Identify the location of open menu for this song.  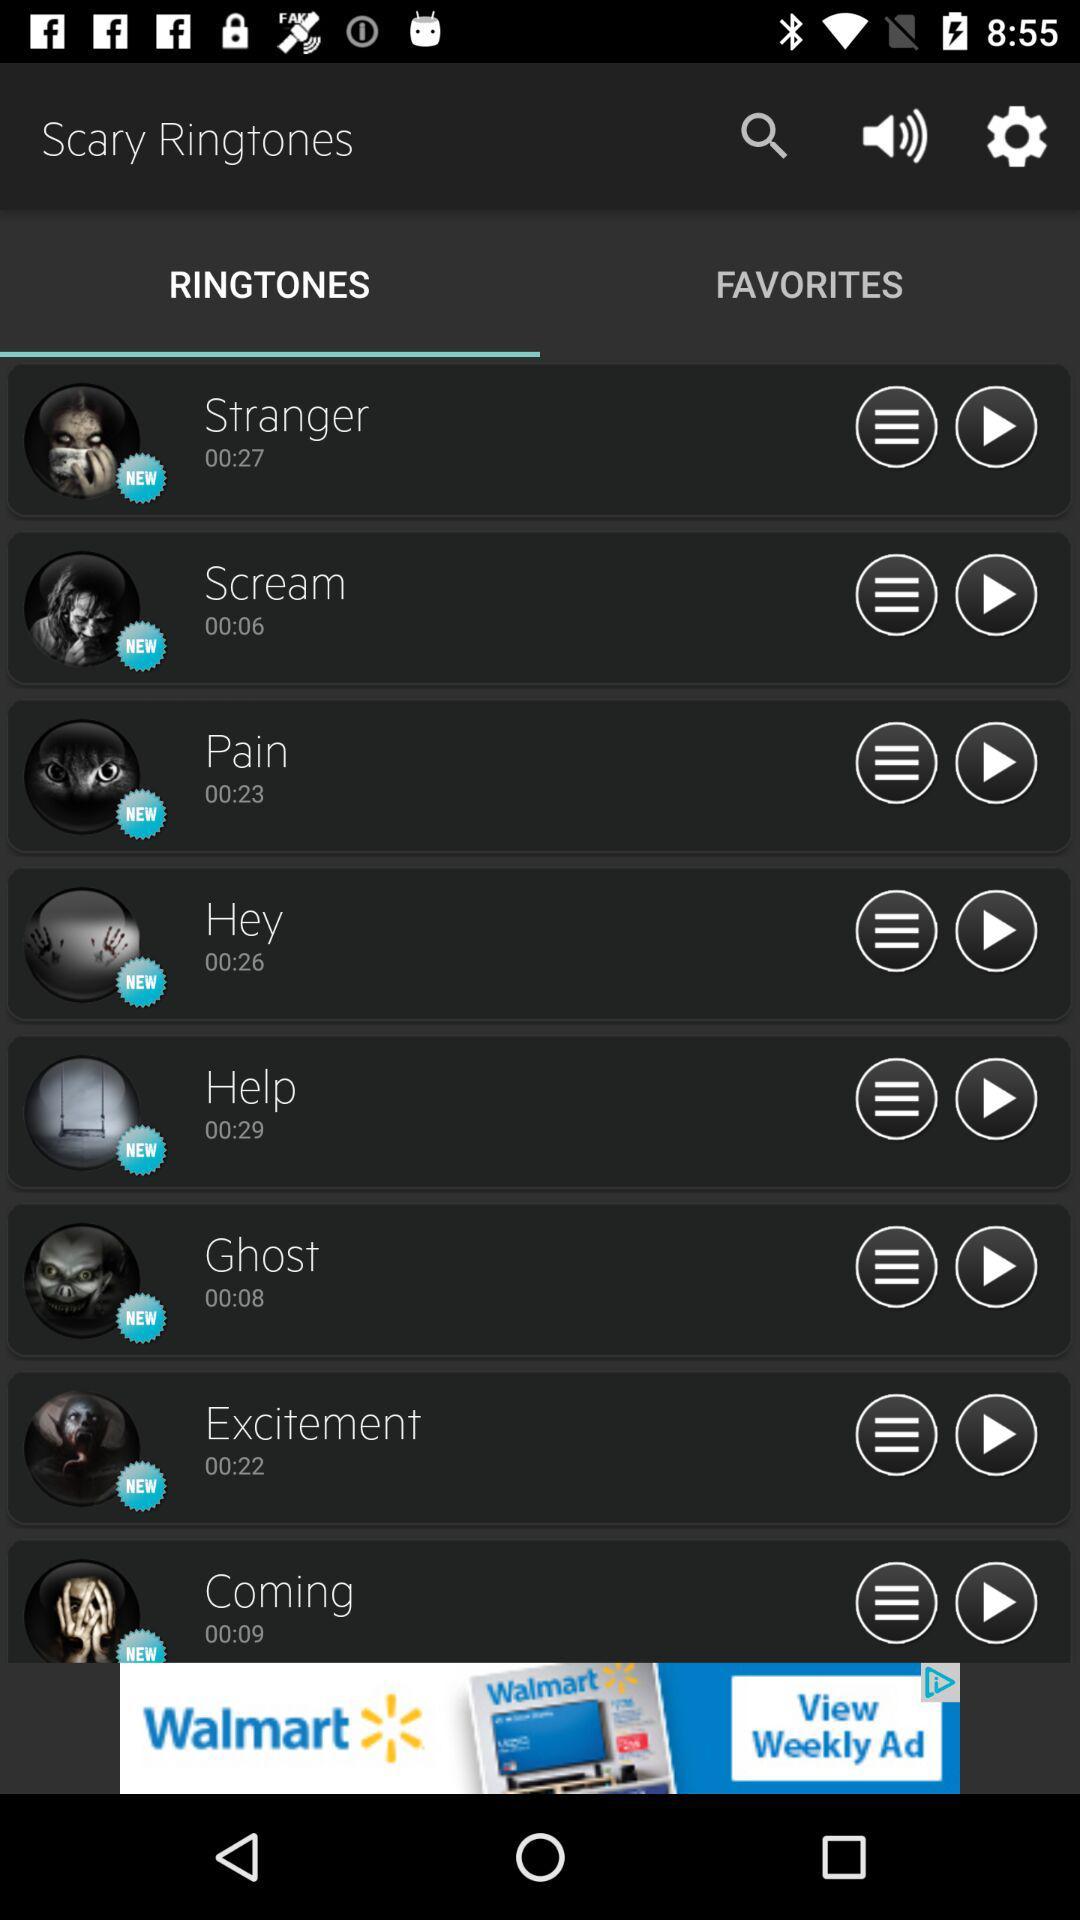
(895, 931).